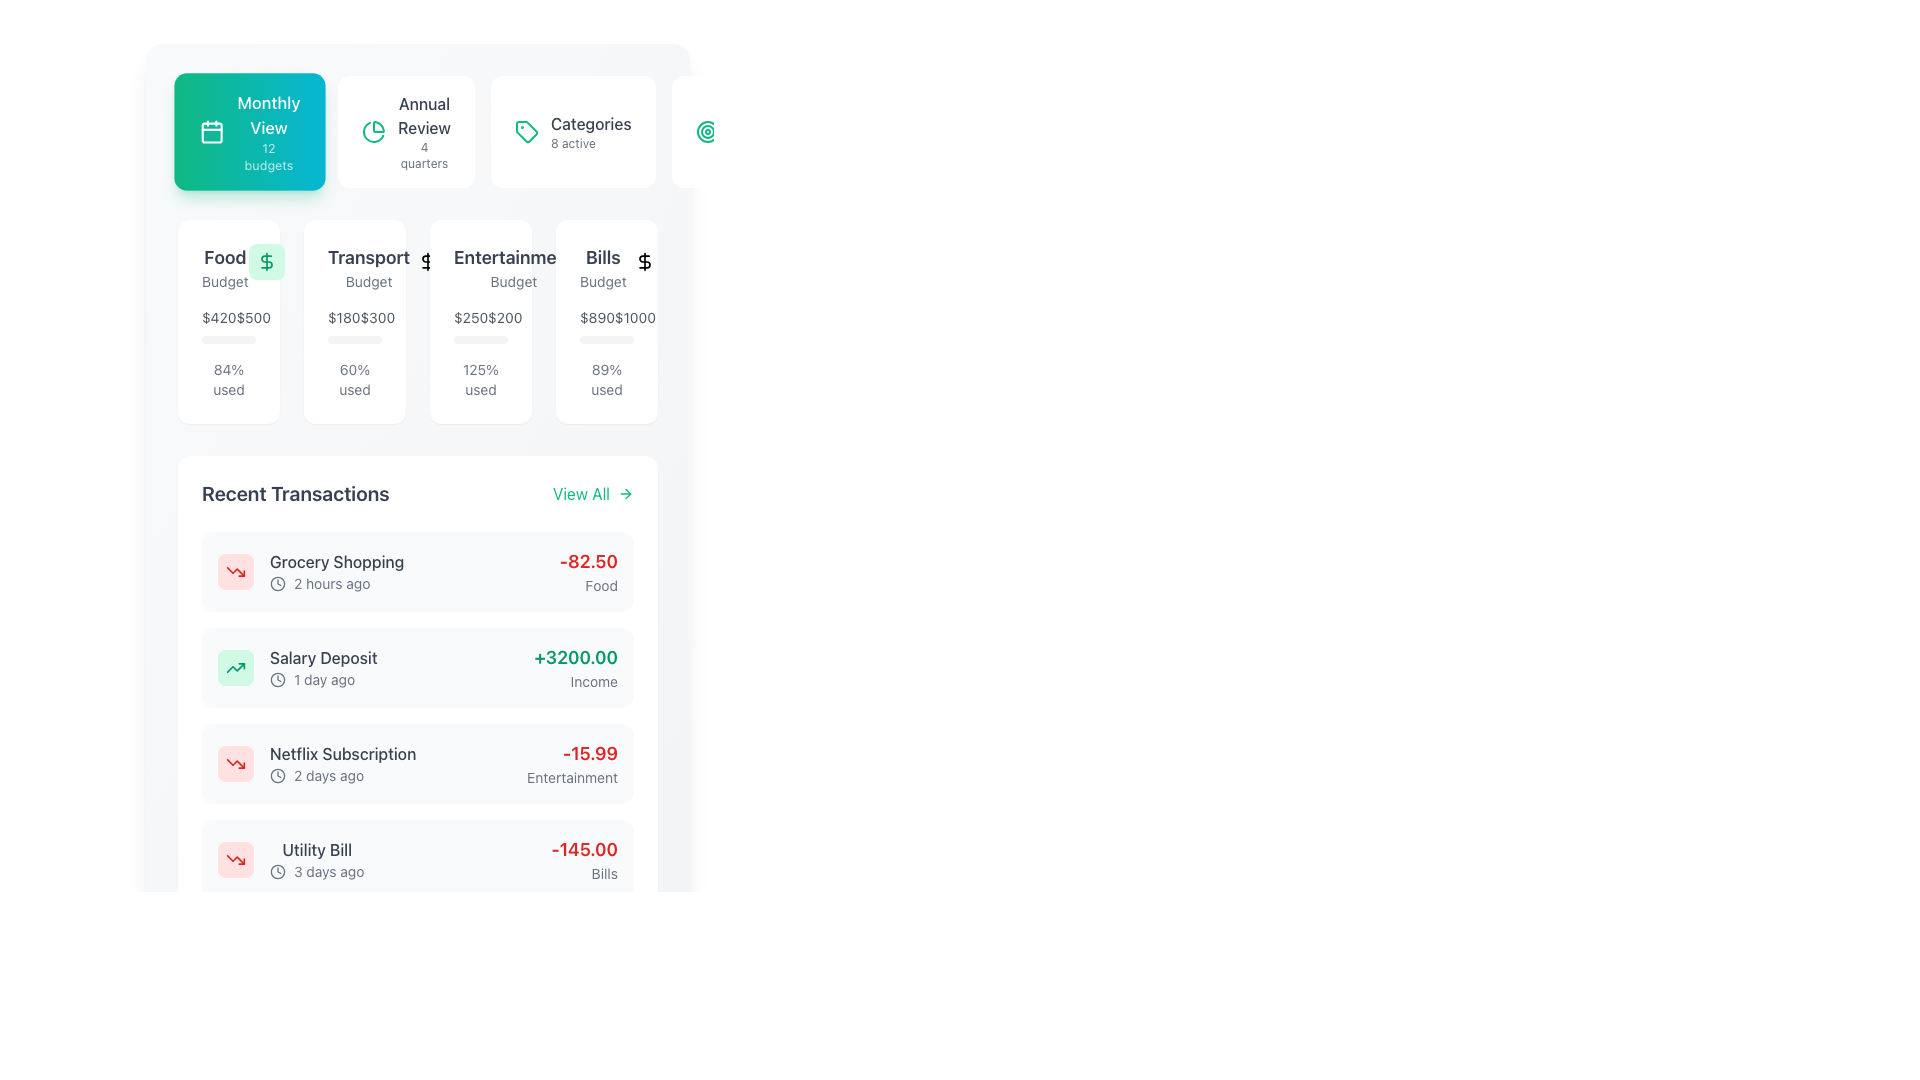  What do you see at coordinates (229, 266) in the screenshot?
I see `the 'Food' and 'Budget' text label, which is the top-left segment of the 'FoodBudget' card in the interface` at bounding box center [229, 266].